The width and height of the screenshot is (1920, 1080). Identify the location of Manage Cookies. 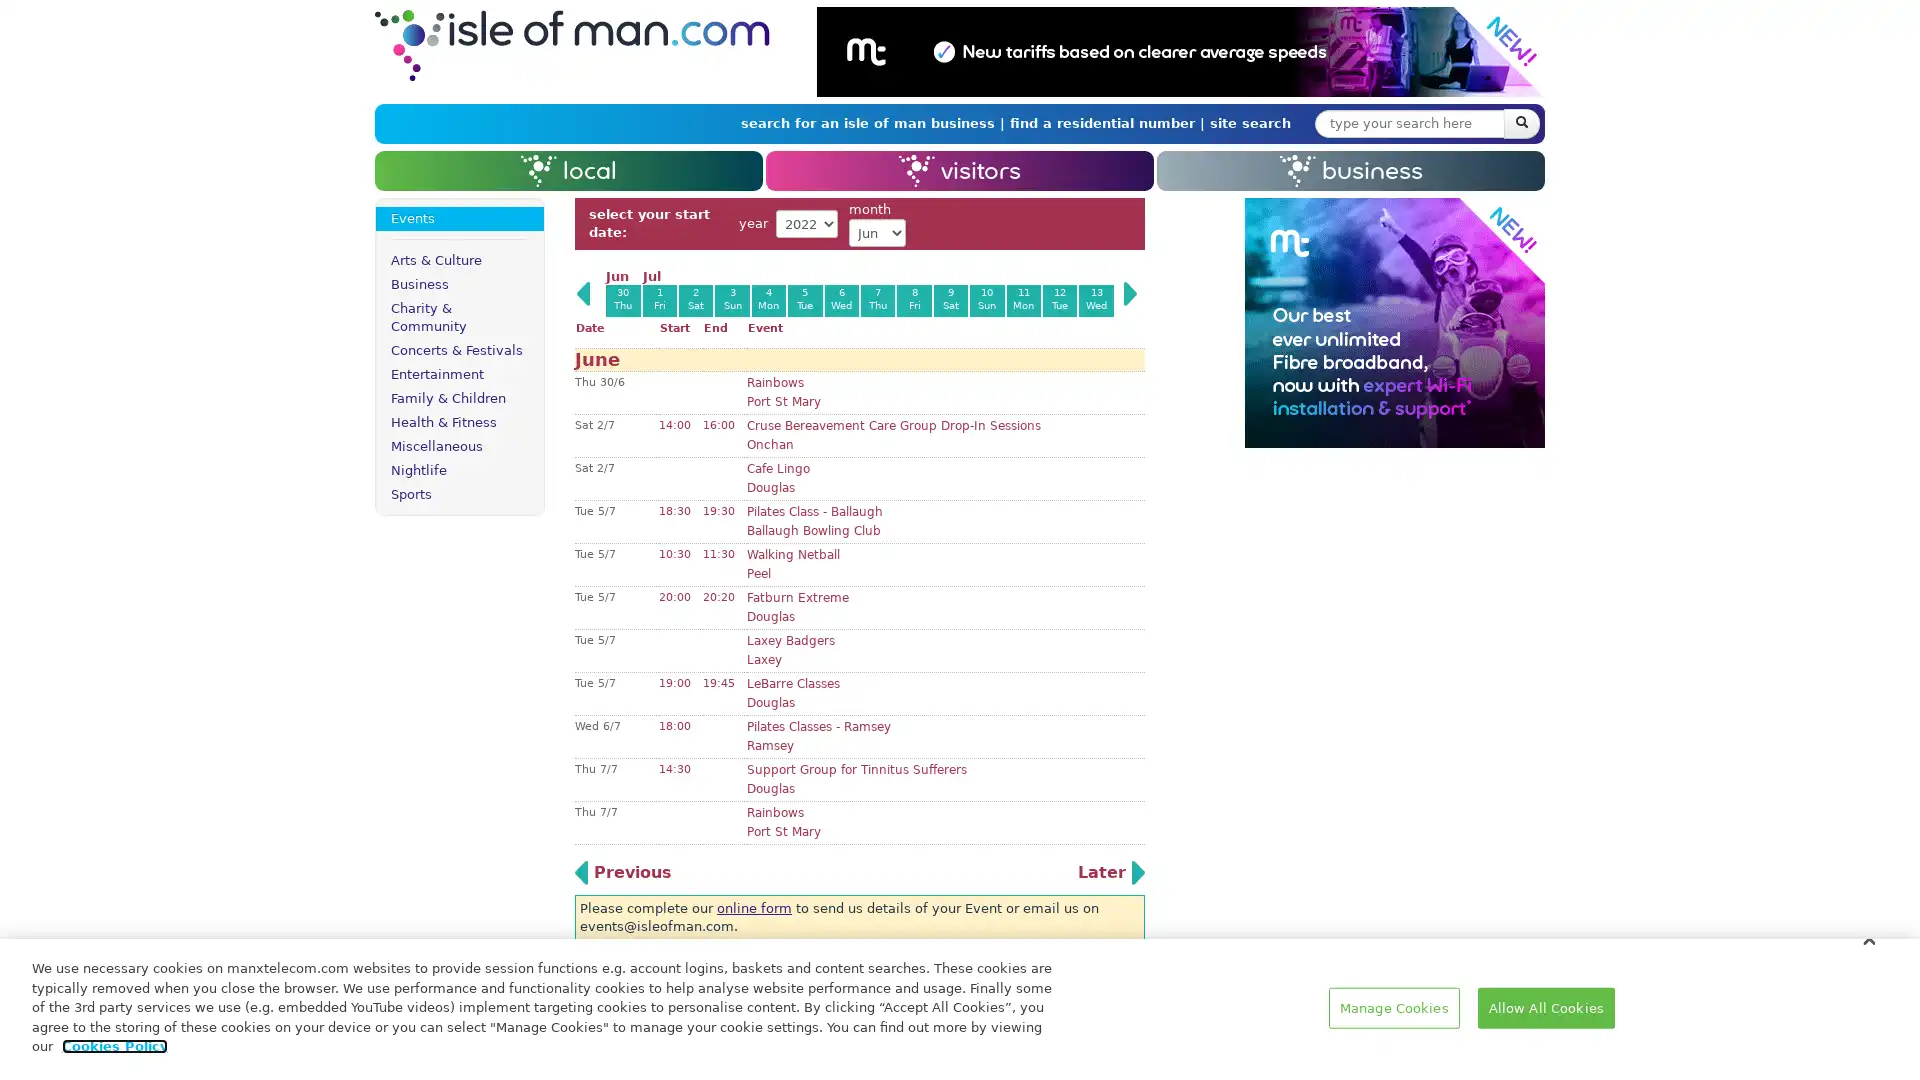
(1392, 1007).